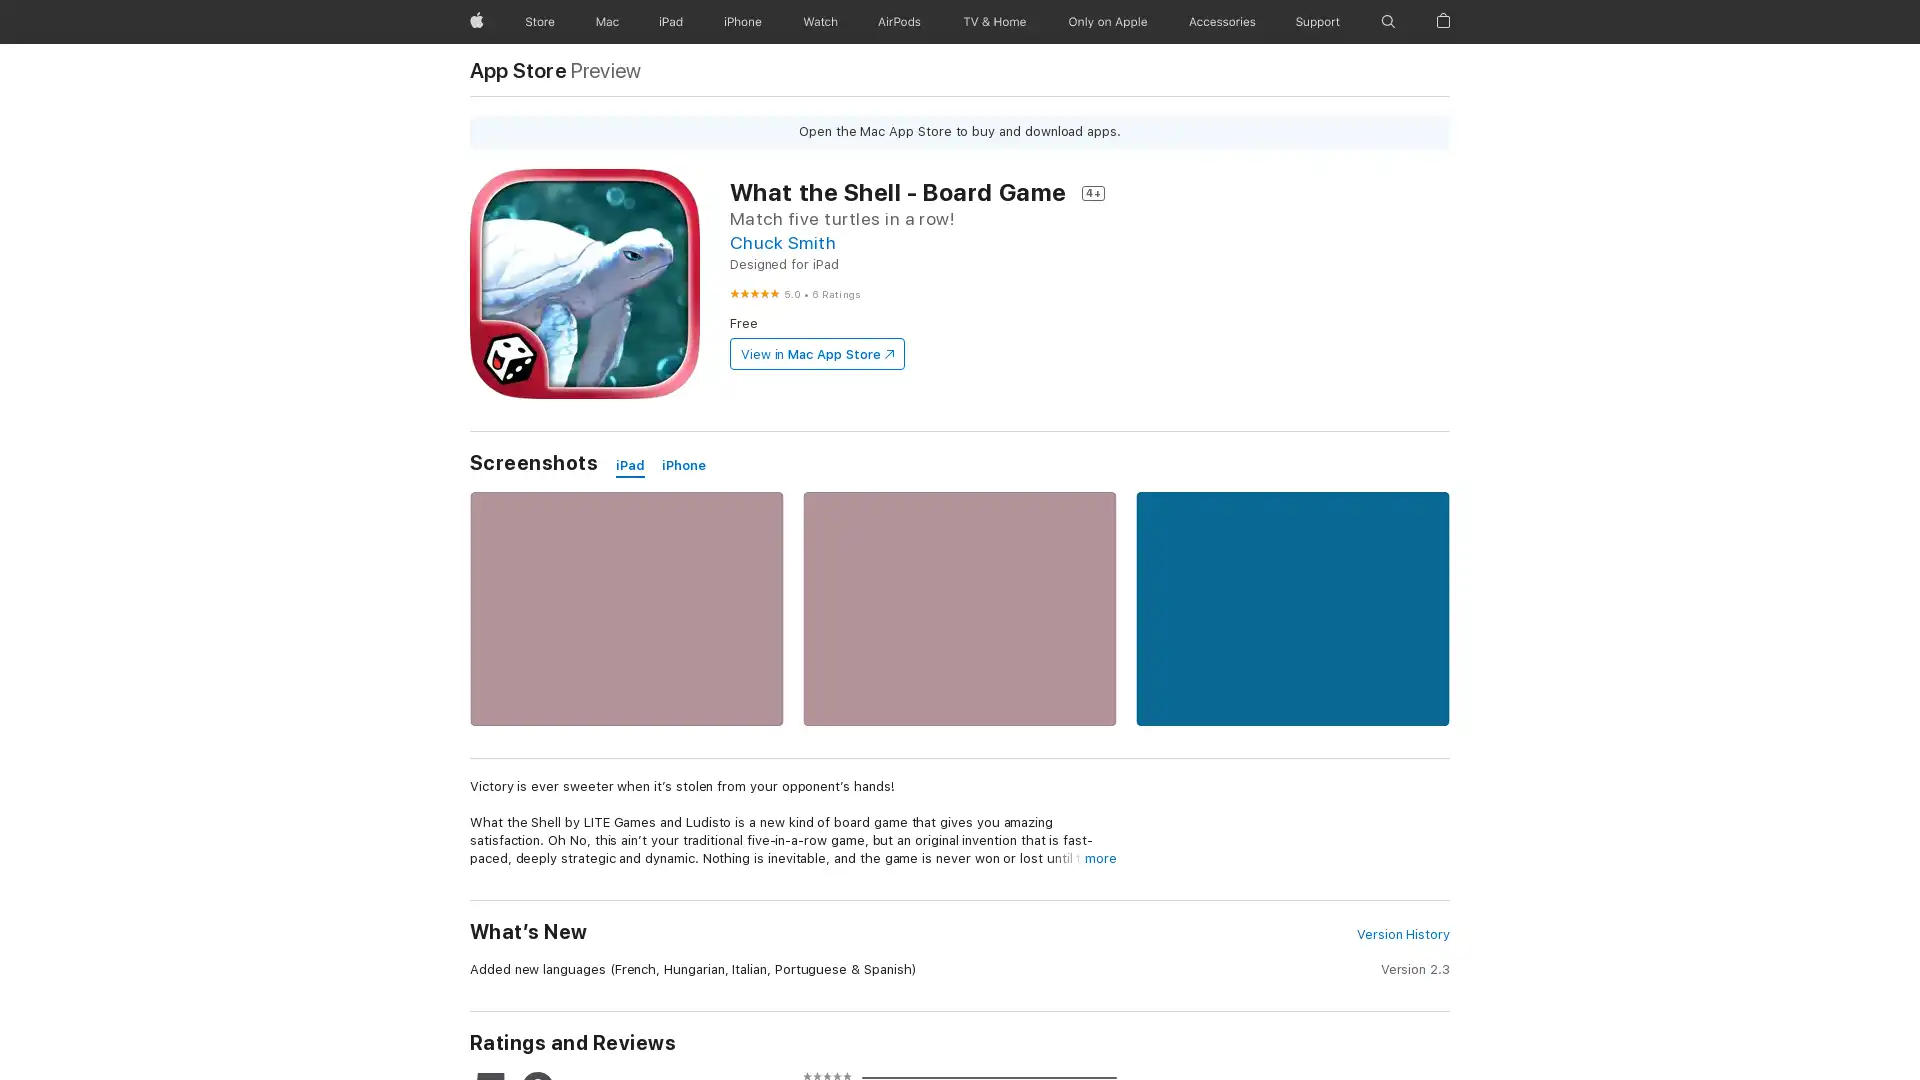 The width and height of the screenshot is (1920, 1080). Describe the element at coordinates (1401, 934) in the screenshot. I see `Version History` at that location.